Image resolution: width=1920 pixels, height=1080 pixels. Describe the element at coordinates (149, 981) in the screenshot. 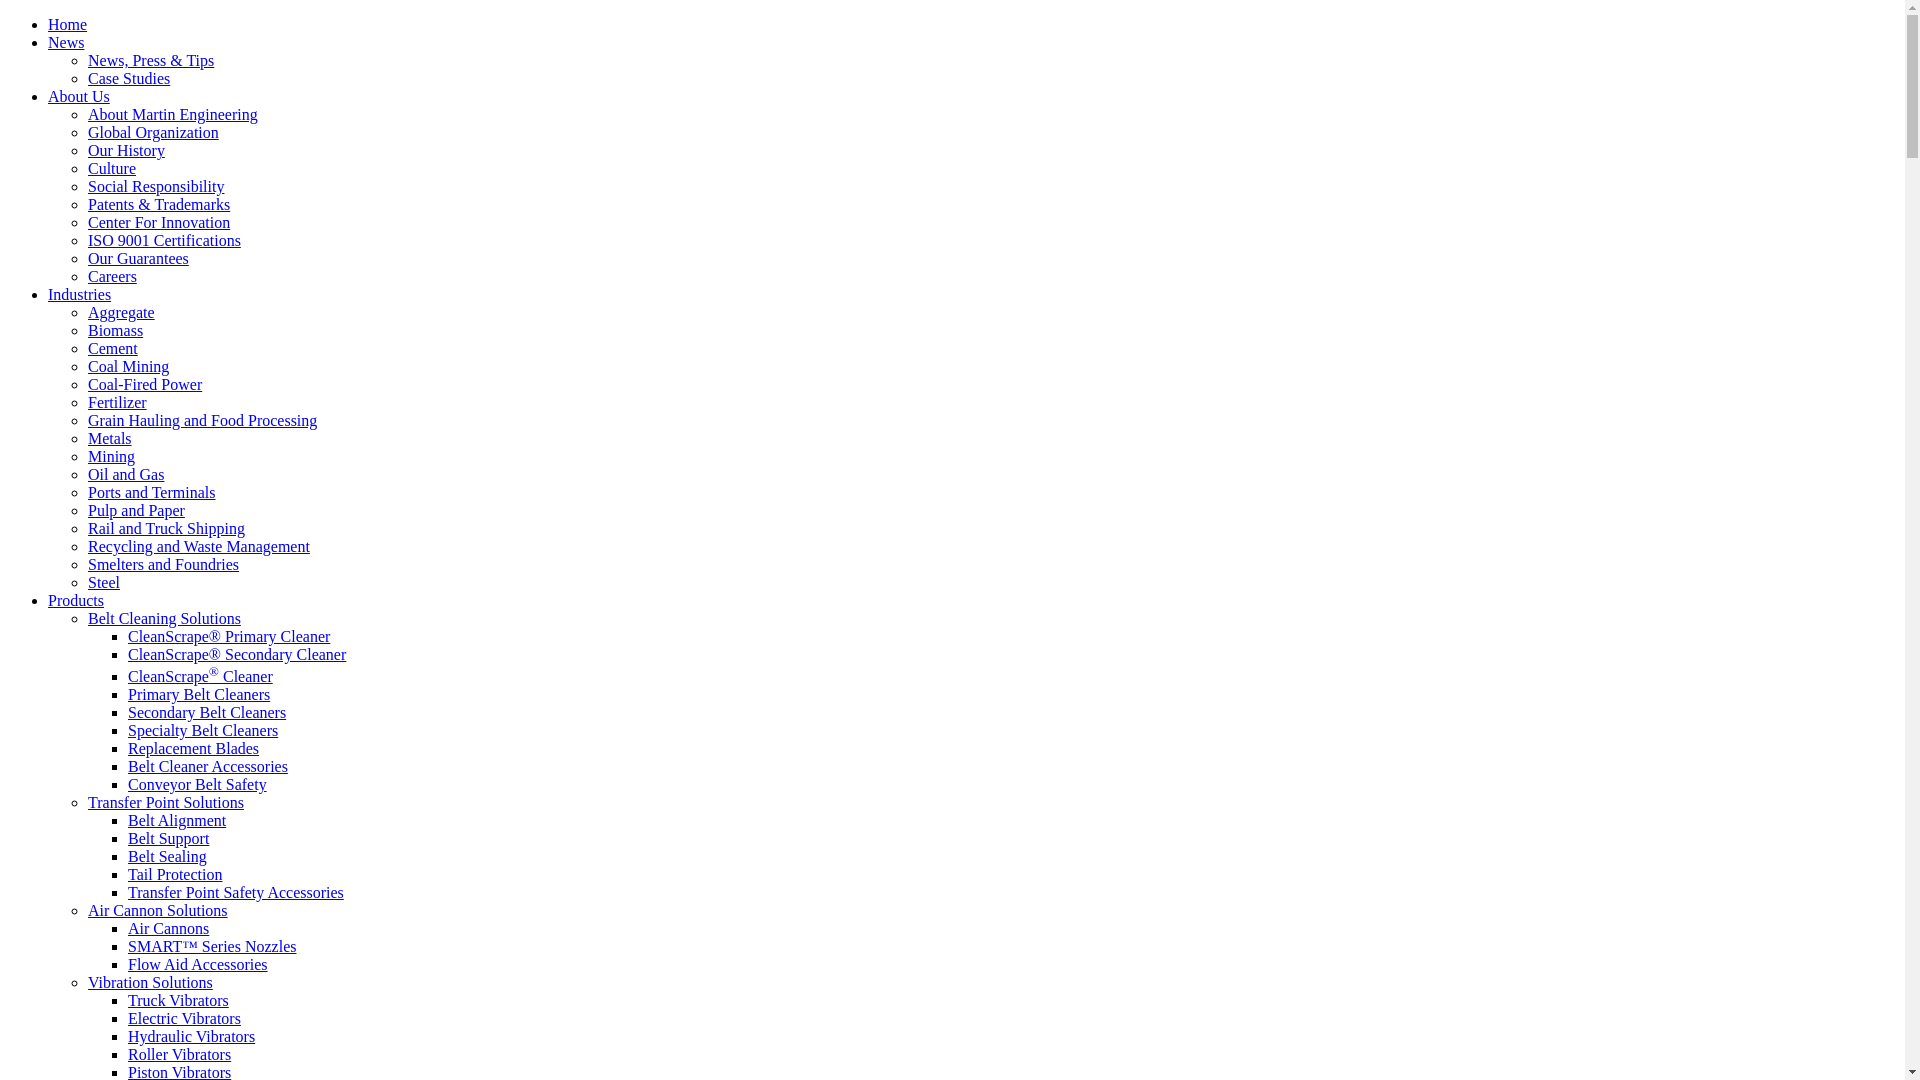

I see `'Vibration Solutions'` at that location.